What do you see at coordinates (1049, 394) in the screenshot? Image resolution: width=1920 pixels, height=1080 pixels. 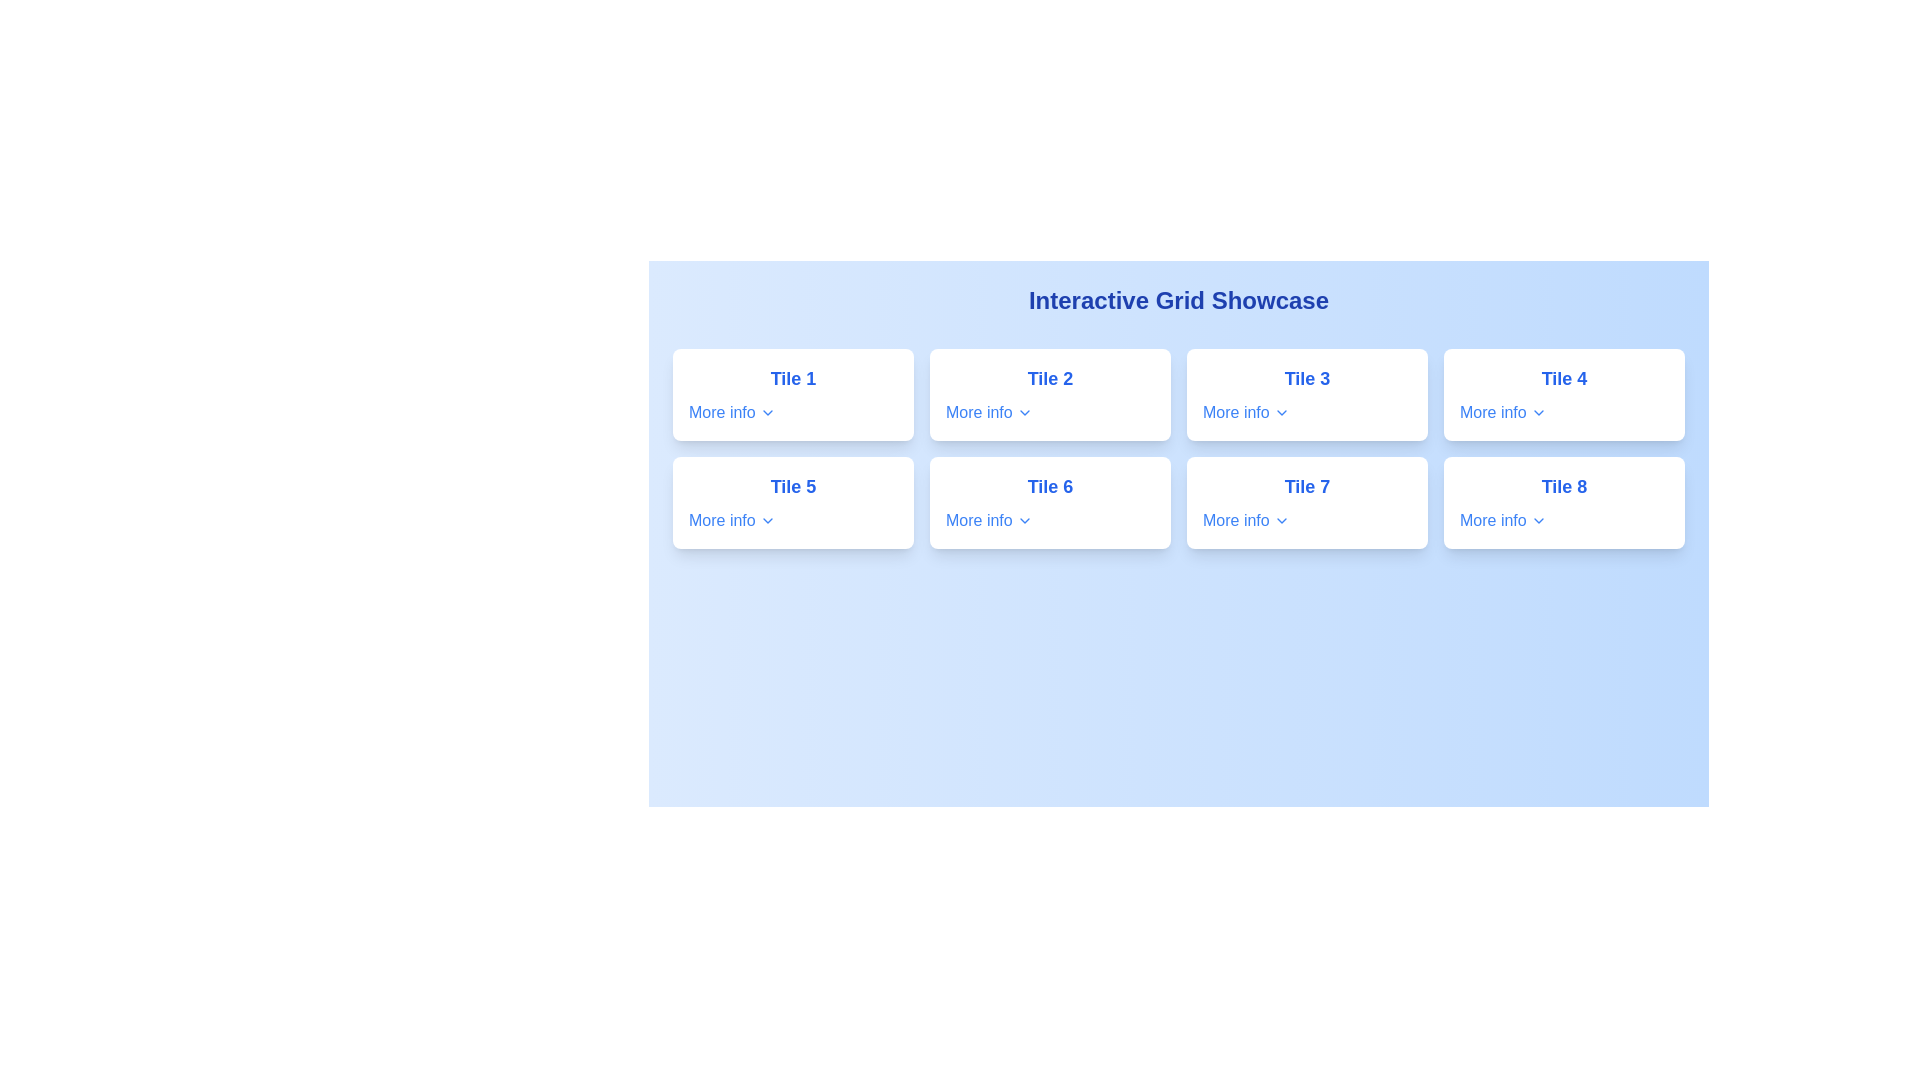 I see `the interactive card located in the first row and second column of the grid layout, positioned between 'Tile 1' and 'Tile 3'` at bounding box center [1049, 394].